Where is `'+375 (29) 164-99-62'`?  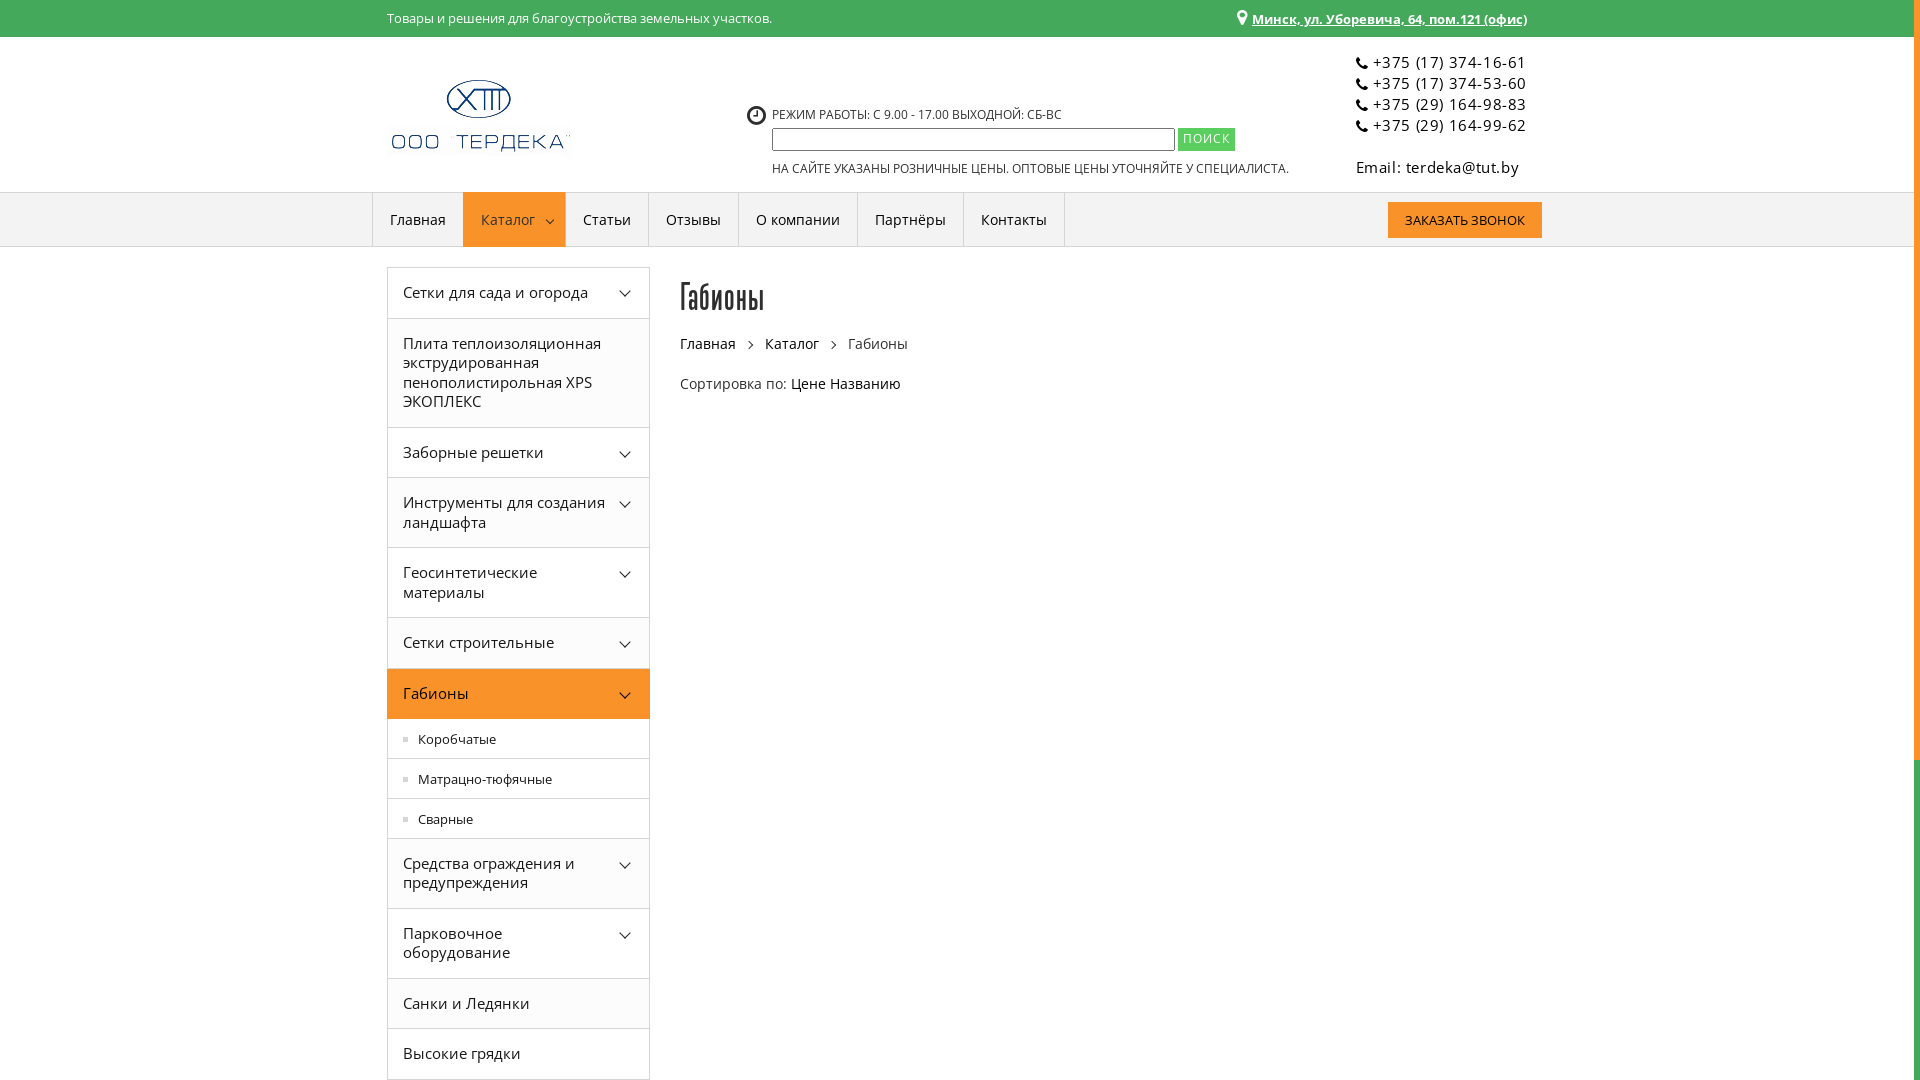
'+375 (29) 164-99-62' is located at coordinates (1371, 124).